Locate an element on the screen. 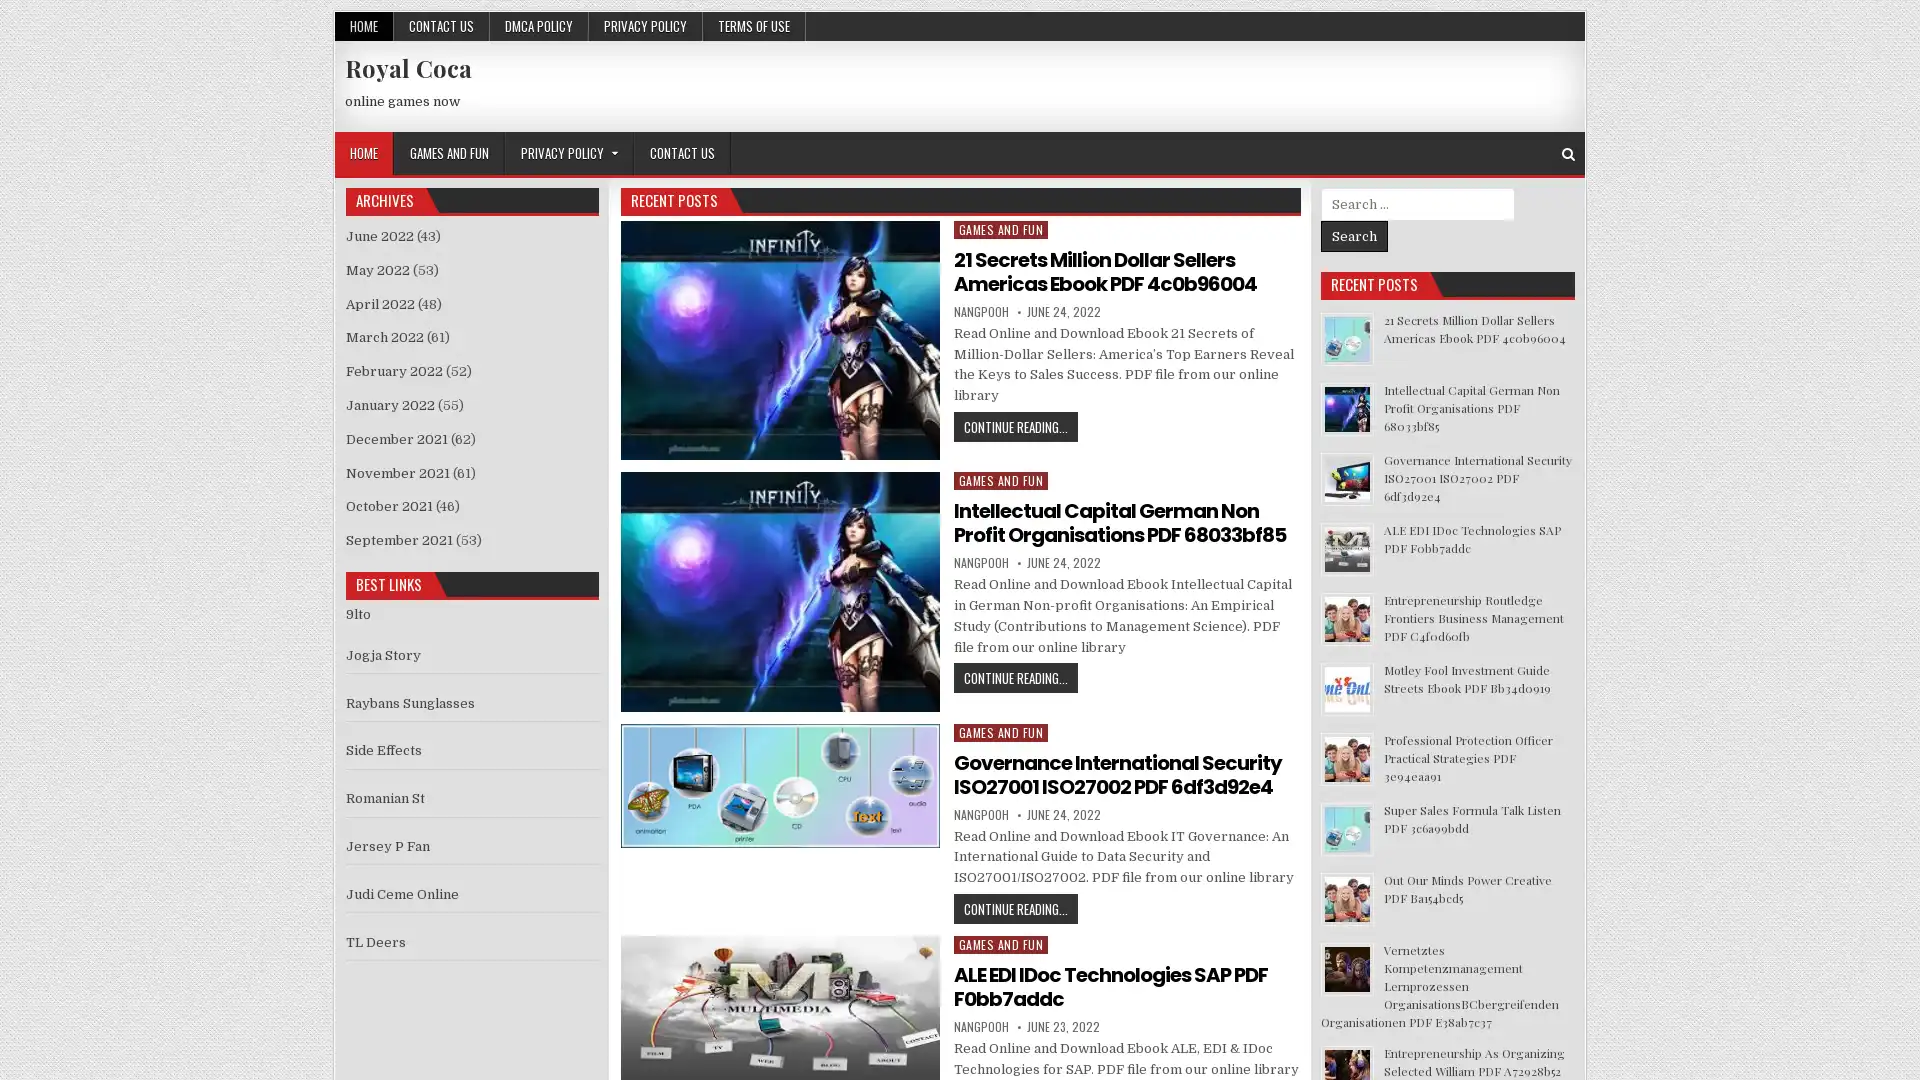  Search is located at coordinates (1354, 235).